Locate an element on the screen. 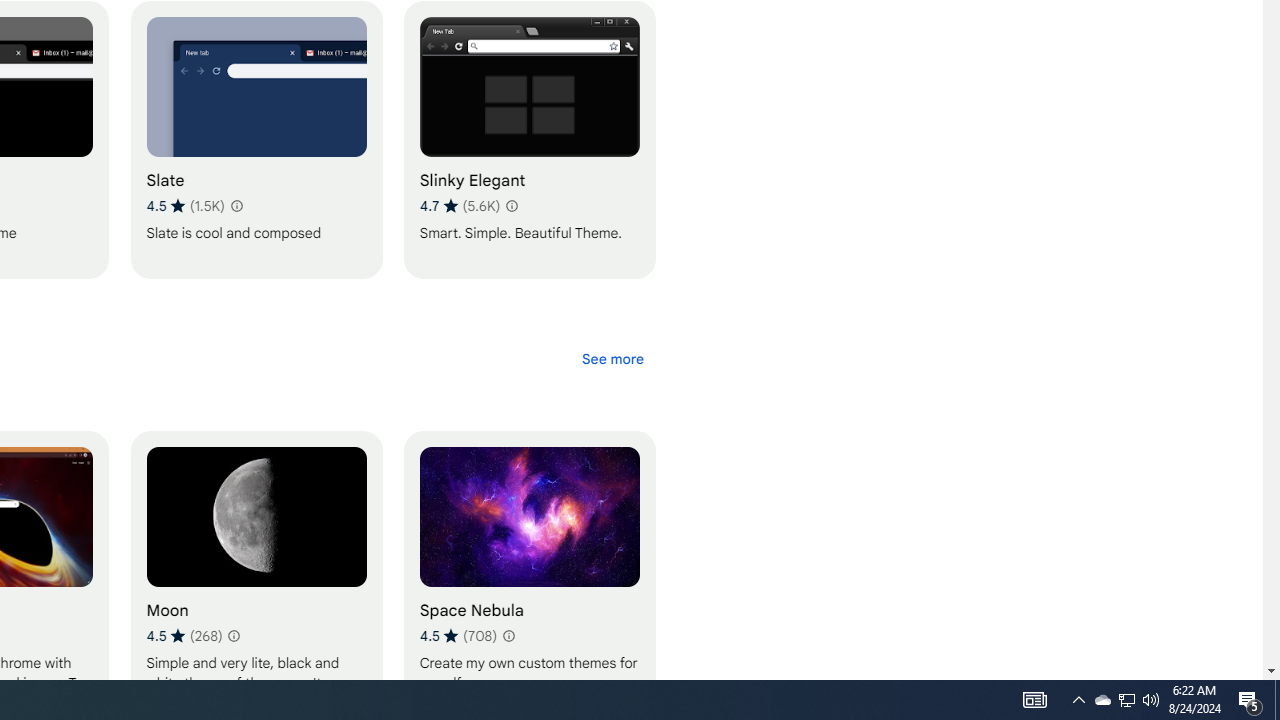 The height and width of the screenshot is (720, 1280). 'See more of the "Space exploration" collection' is located at coordinates (611, 357).